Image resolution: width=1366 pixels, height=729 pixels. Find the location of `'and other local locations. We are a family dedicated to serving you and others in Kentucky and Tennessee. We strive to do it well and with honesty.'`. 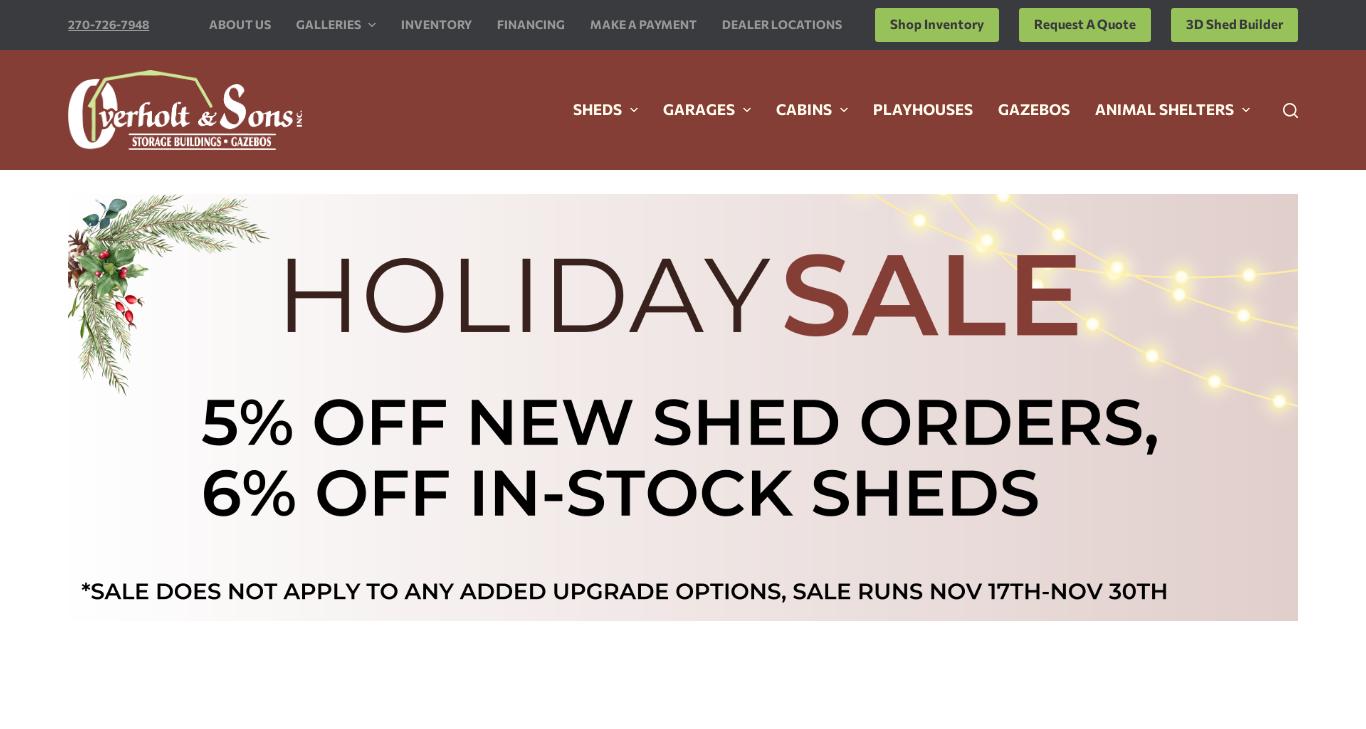

'and other local locations. We are a family dedicated to serving you and others in Kentucky and Tennessee. We strive to do it well and with honesty.' is located at coordinates (236, 355).